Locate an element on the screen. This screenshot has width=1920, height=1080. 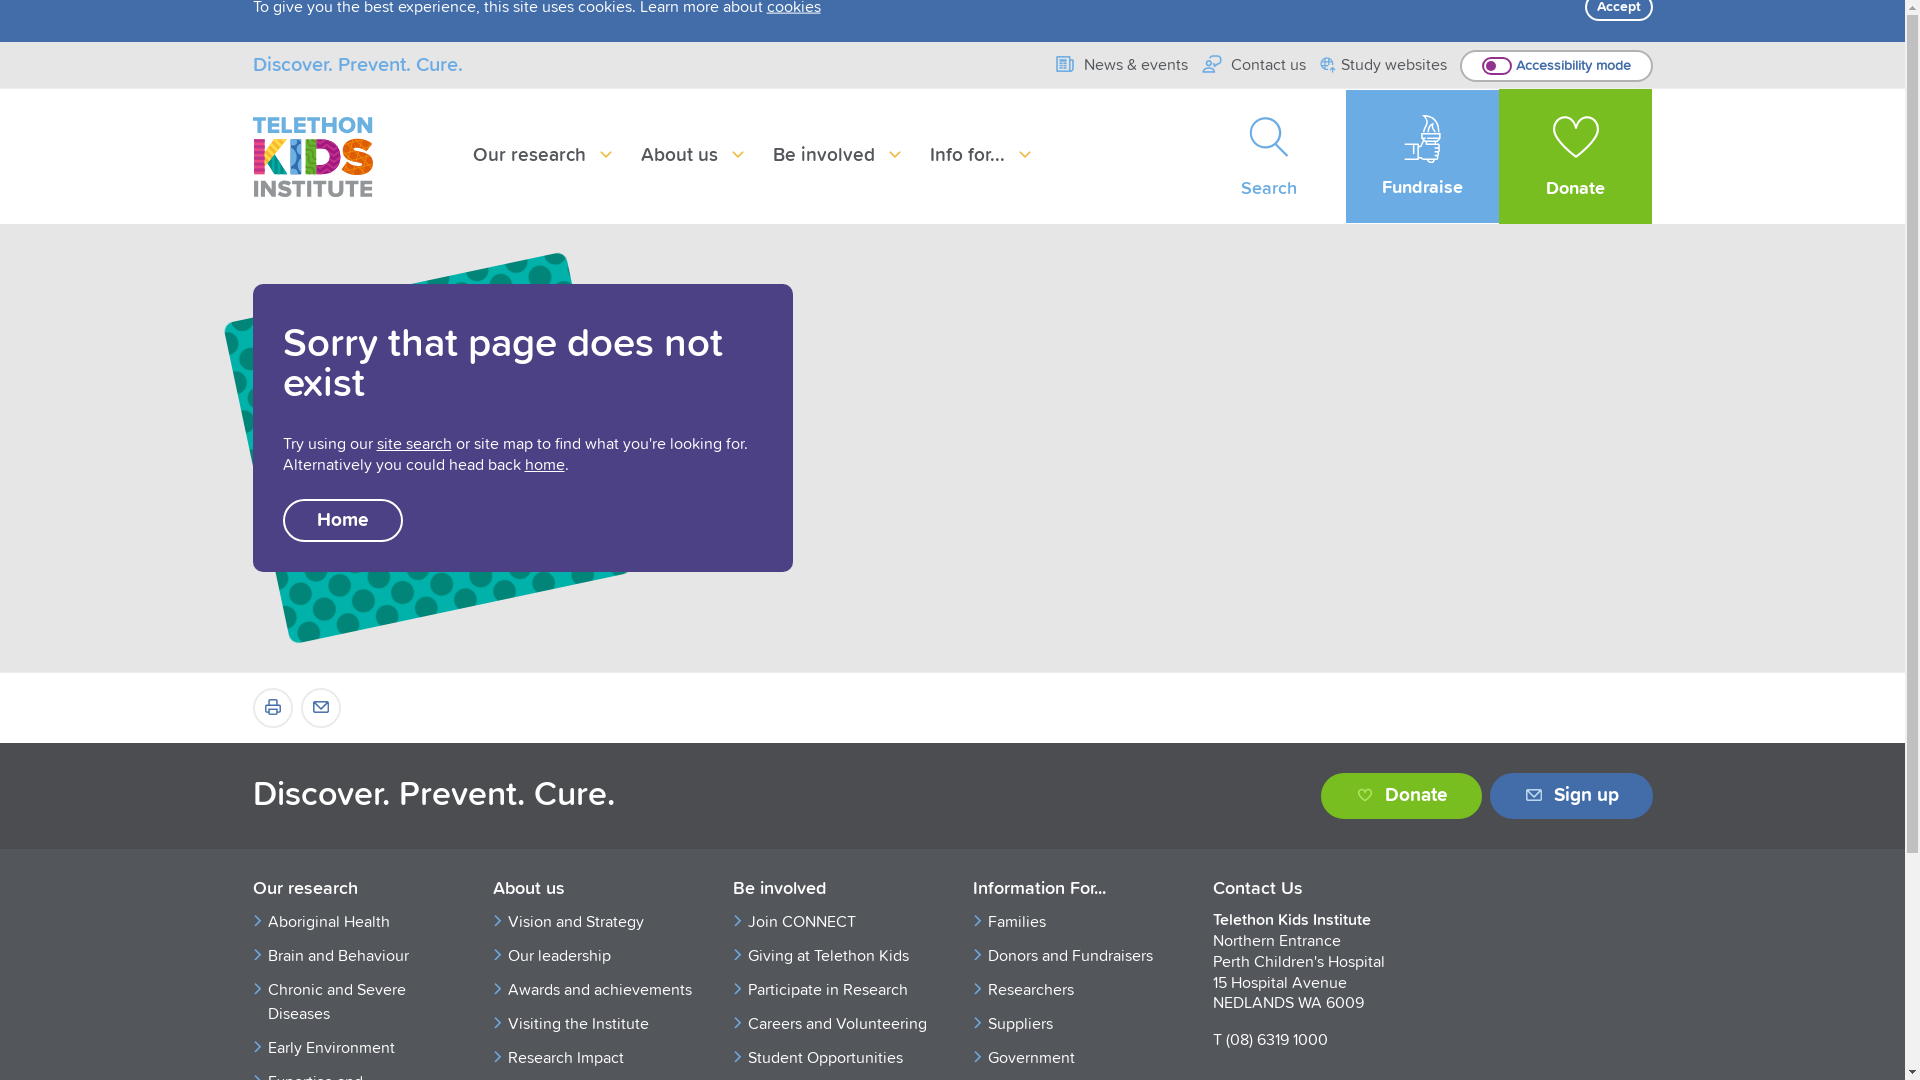
'Researchers' is located at coordinates (1079, 990).